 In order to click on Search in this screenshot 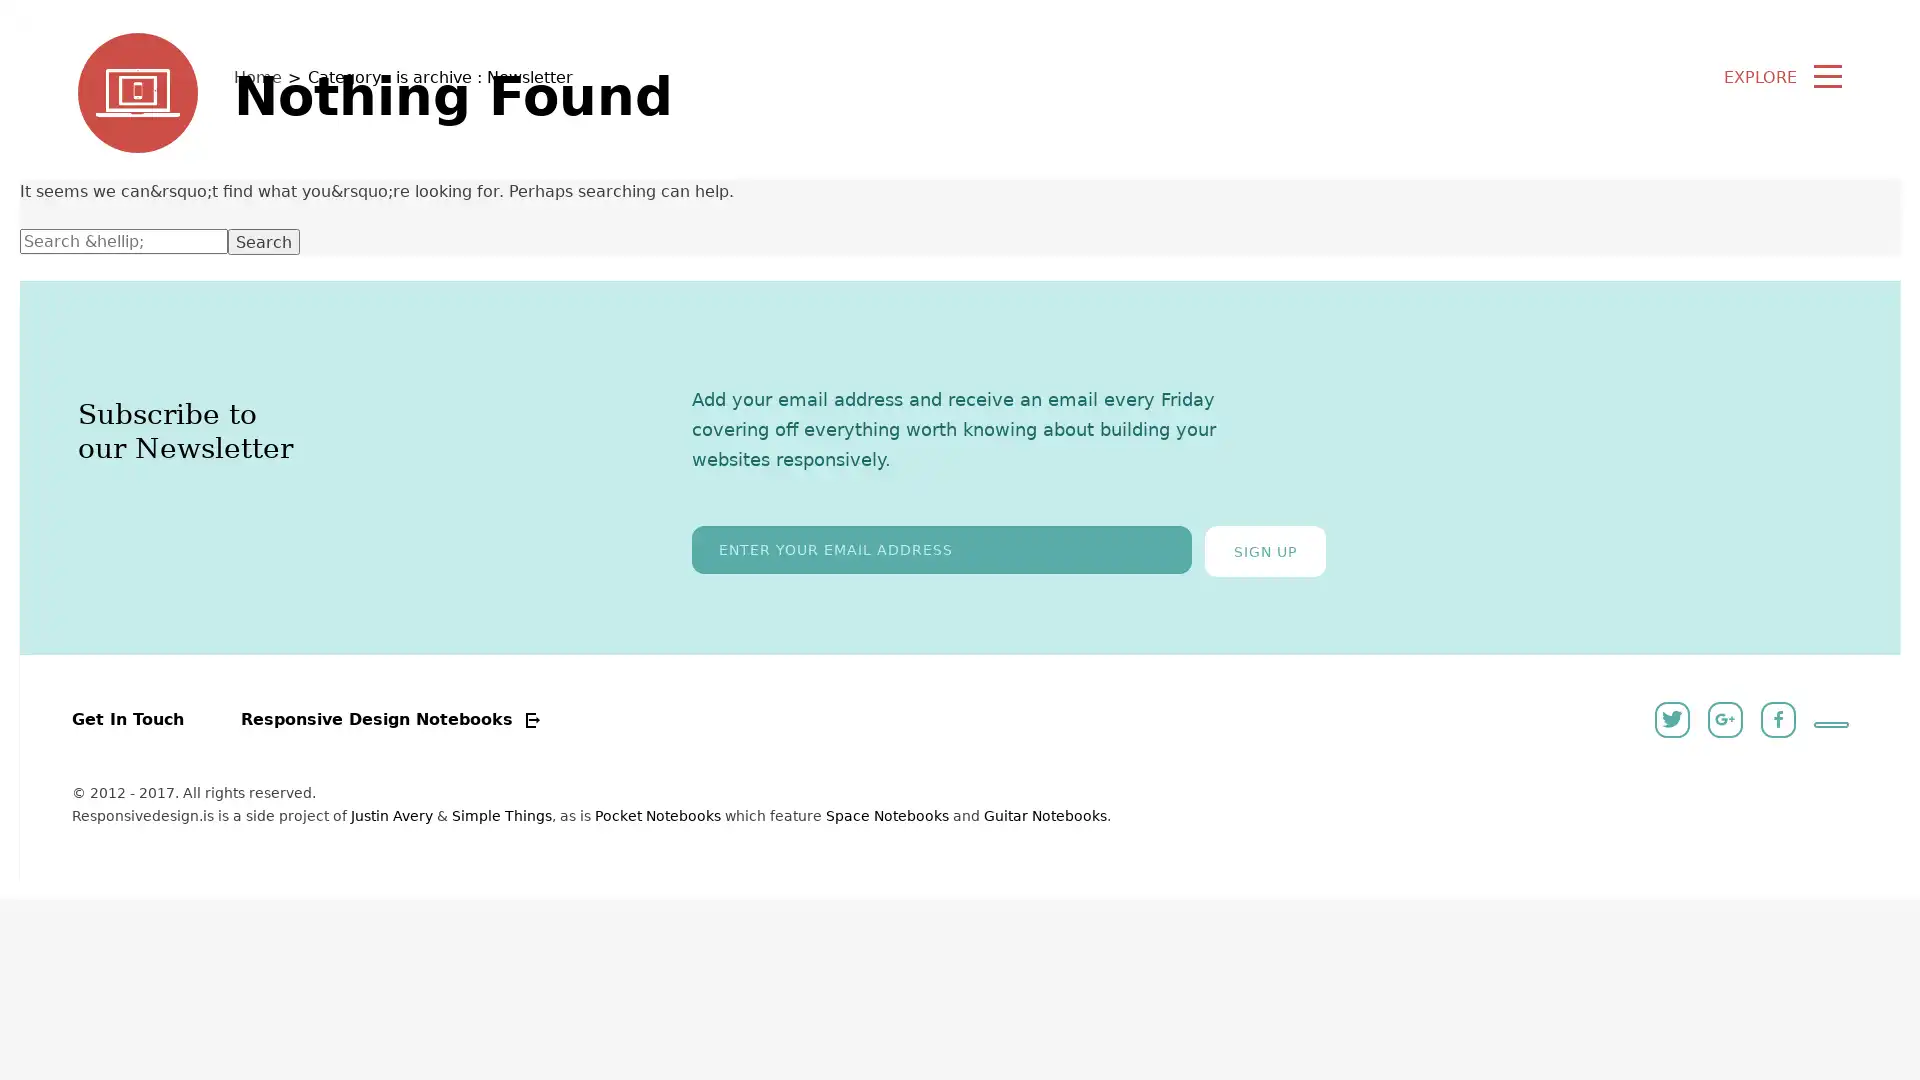, I will do `click(262, 240)`.